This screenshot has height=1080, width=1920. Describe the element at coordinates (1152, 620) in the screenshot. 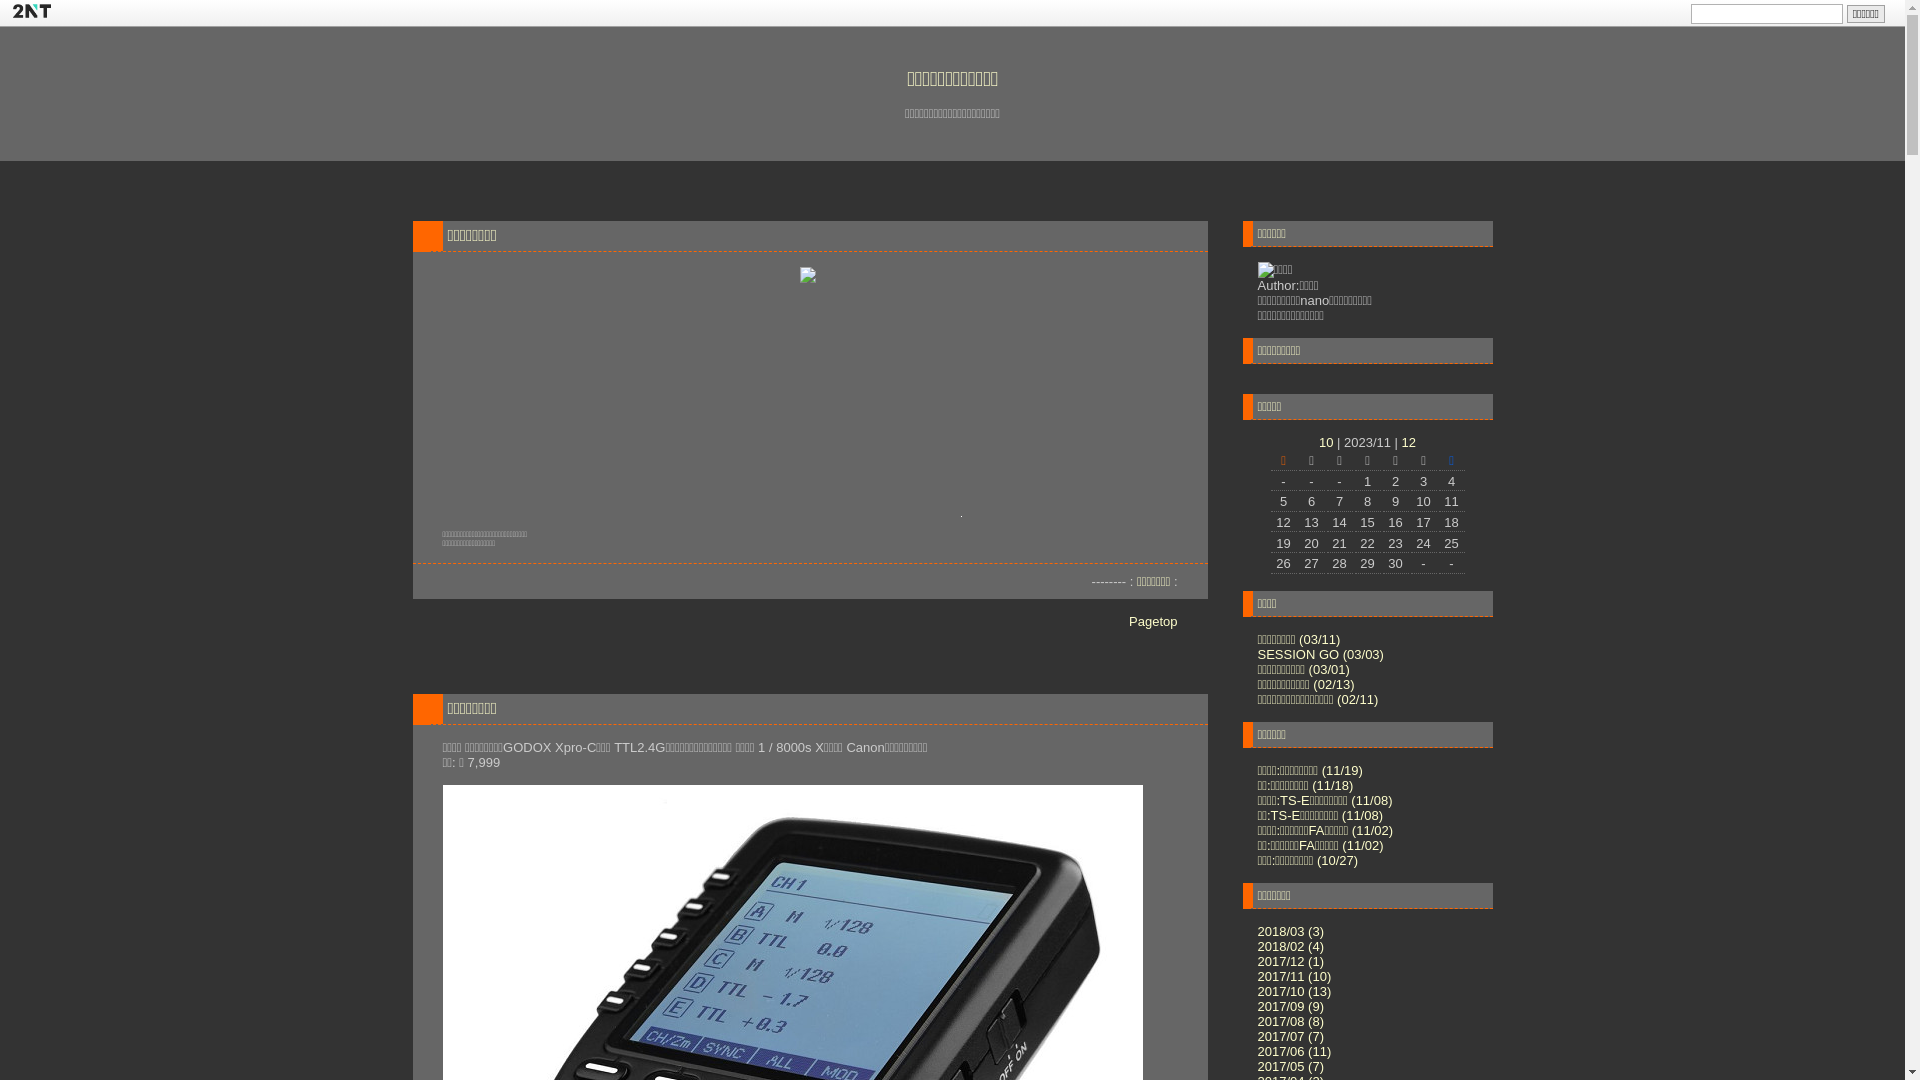

I see `'Pagetop'` at that location.